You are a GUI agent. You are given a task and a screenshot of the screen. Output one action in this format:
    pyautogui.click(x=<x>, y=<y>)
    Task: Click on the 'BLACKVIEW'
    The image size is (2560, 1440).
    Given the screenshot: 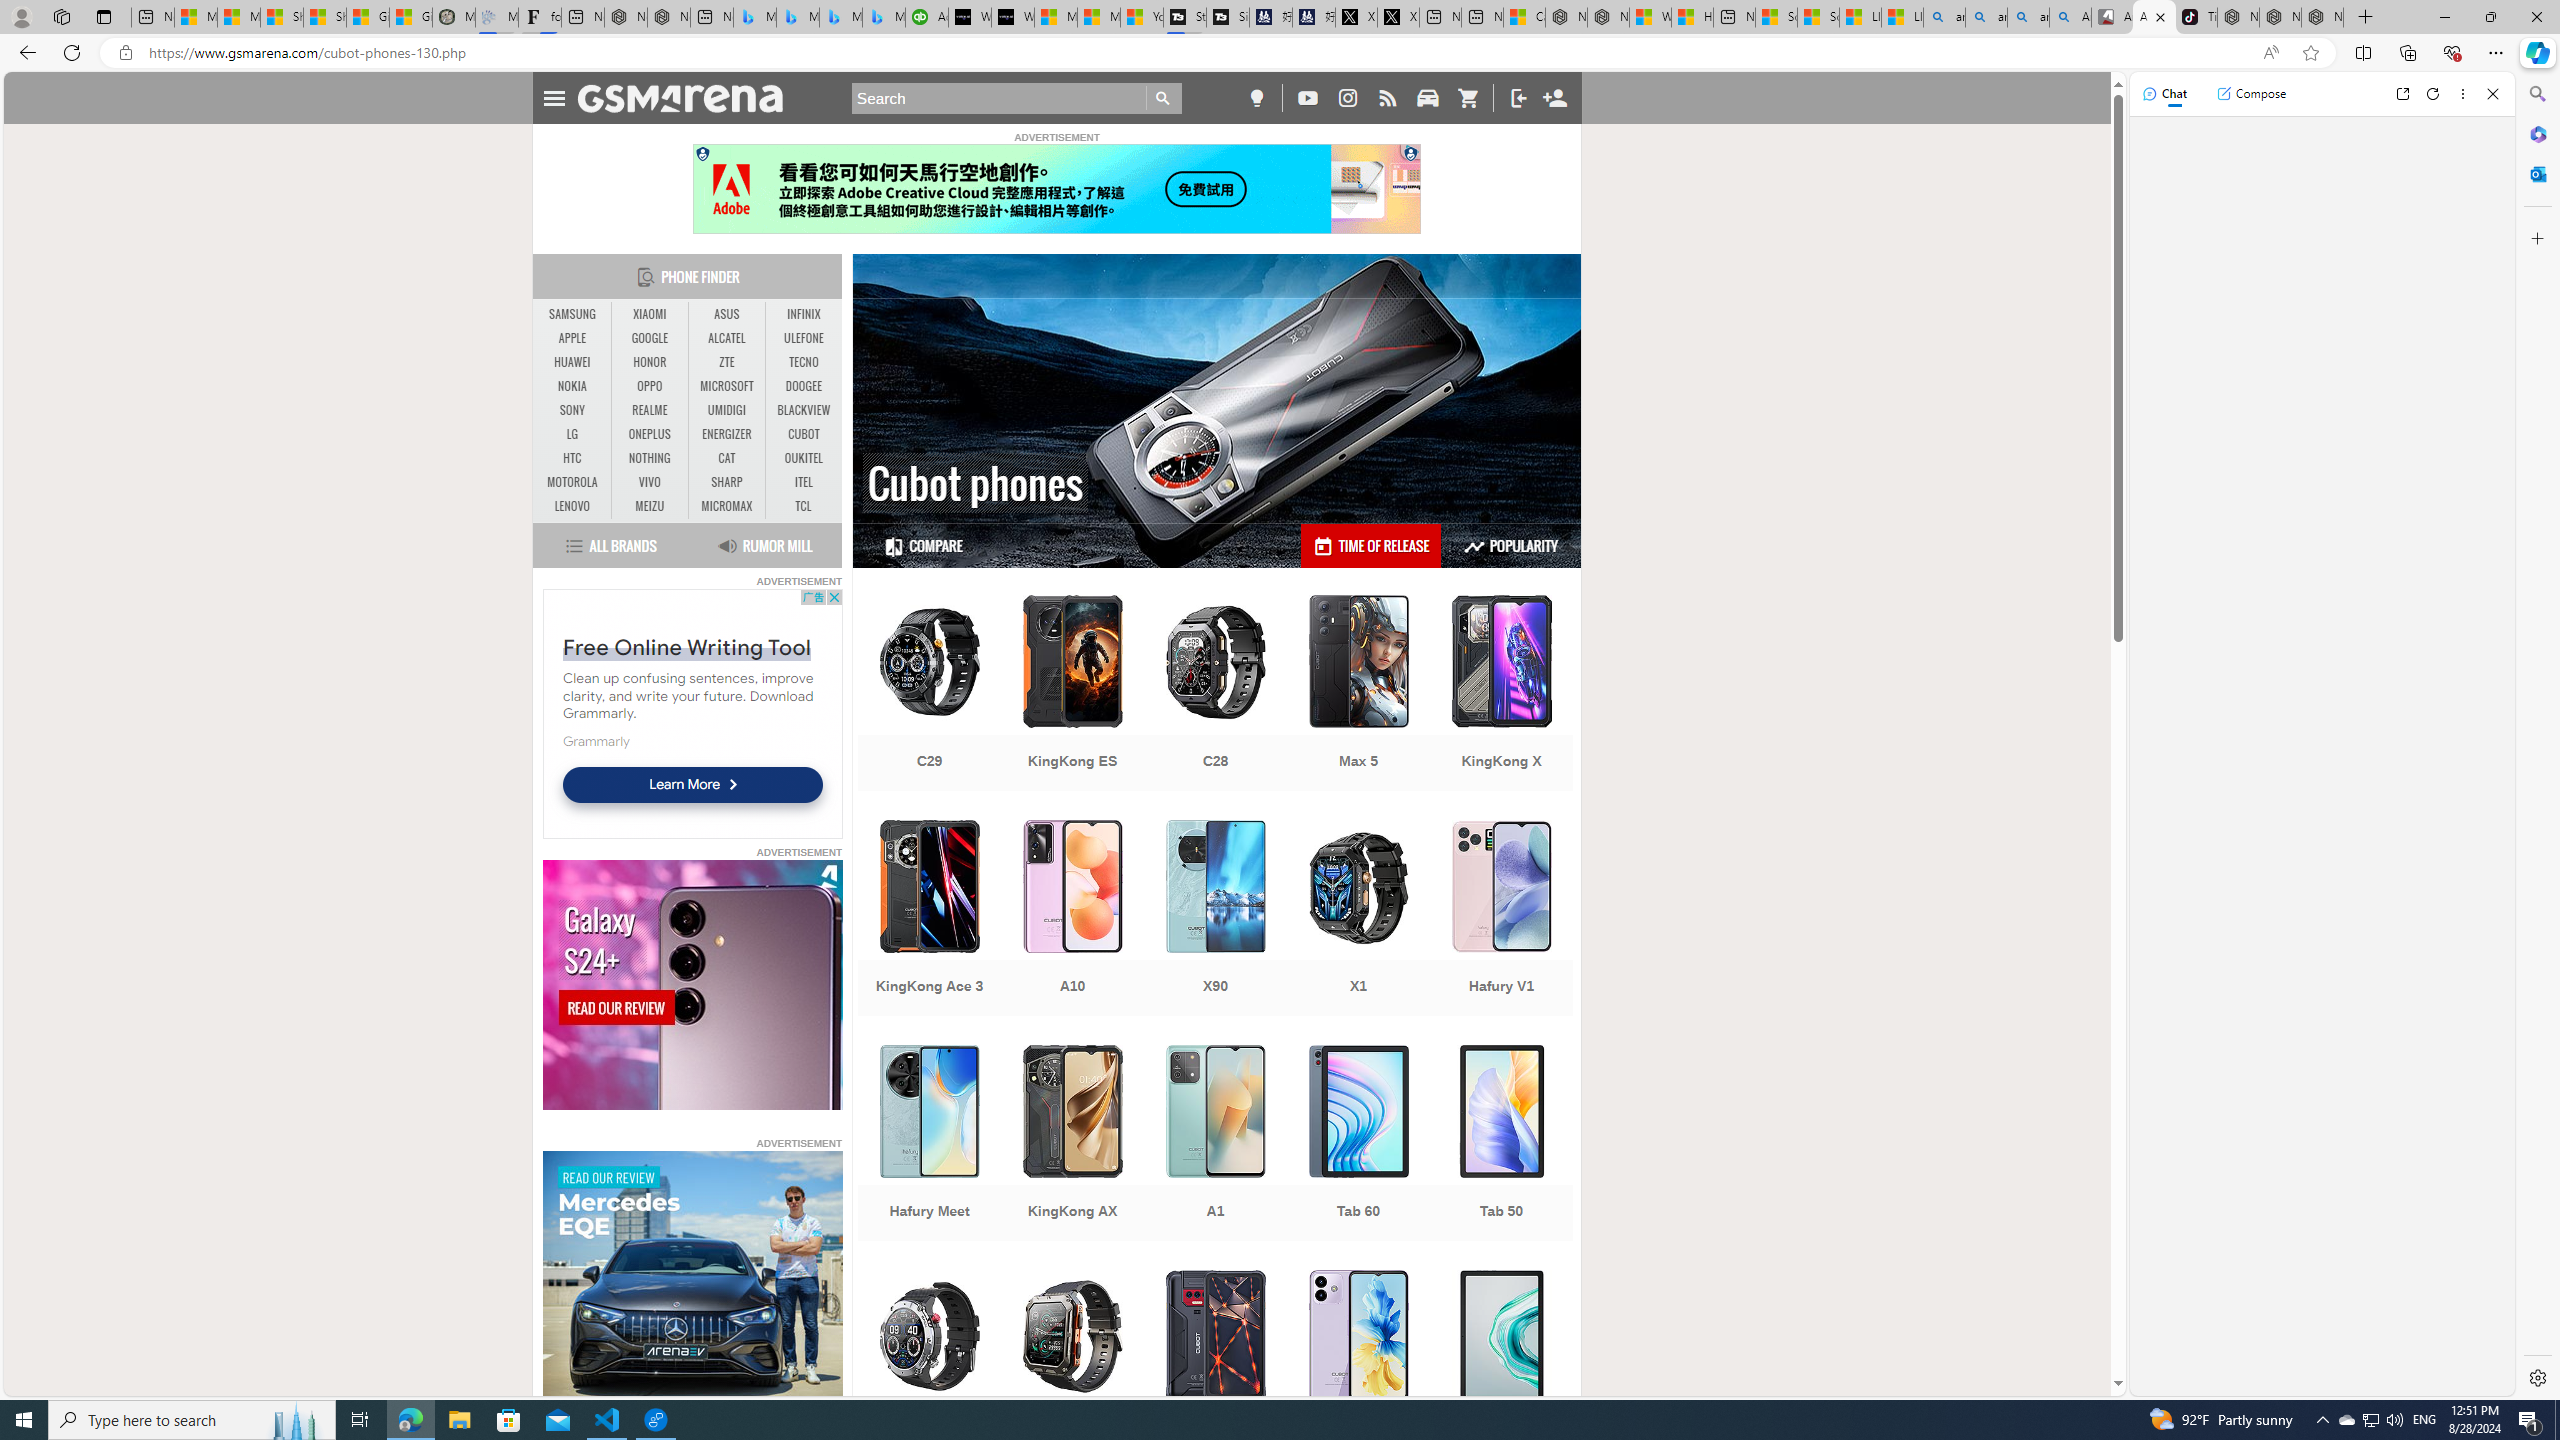 What is the action you would take?
    pyautogui.click(x=803, y=409)
    